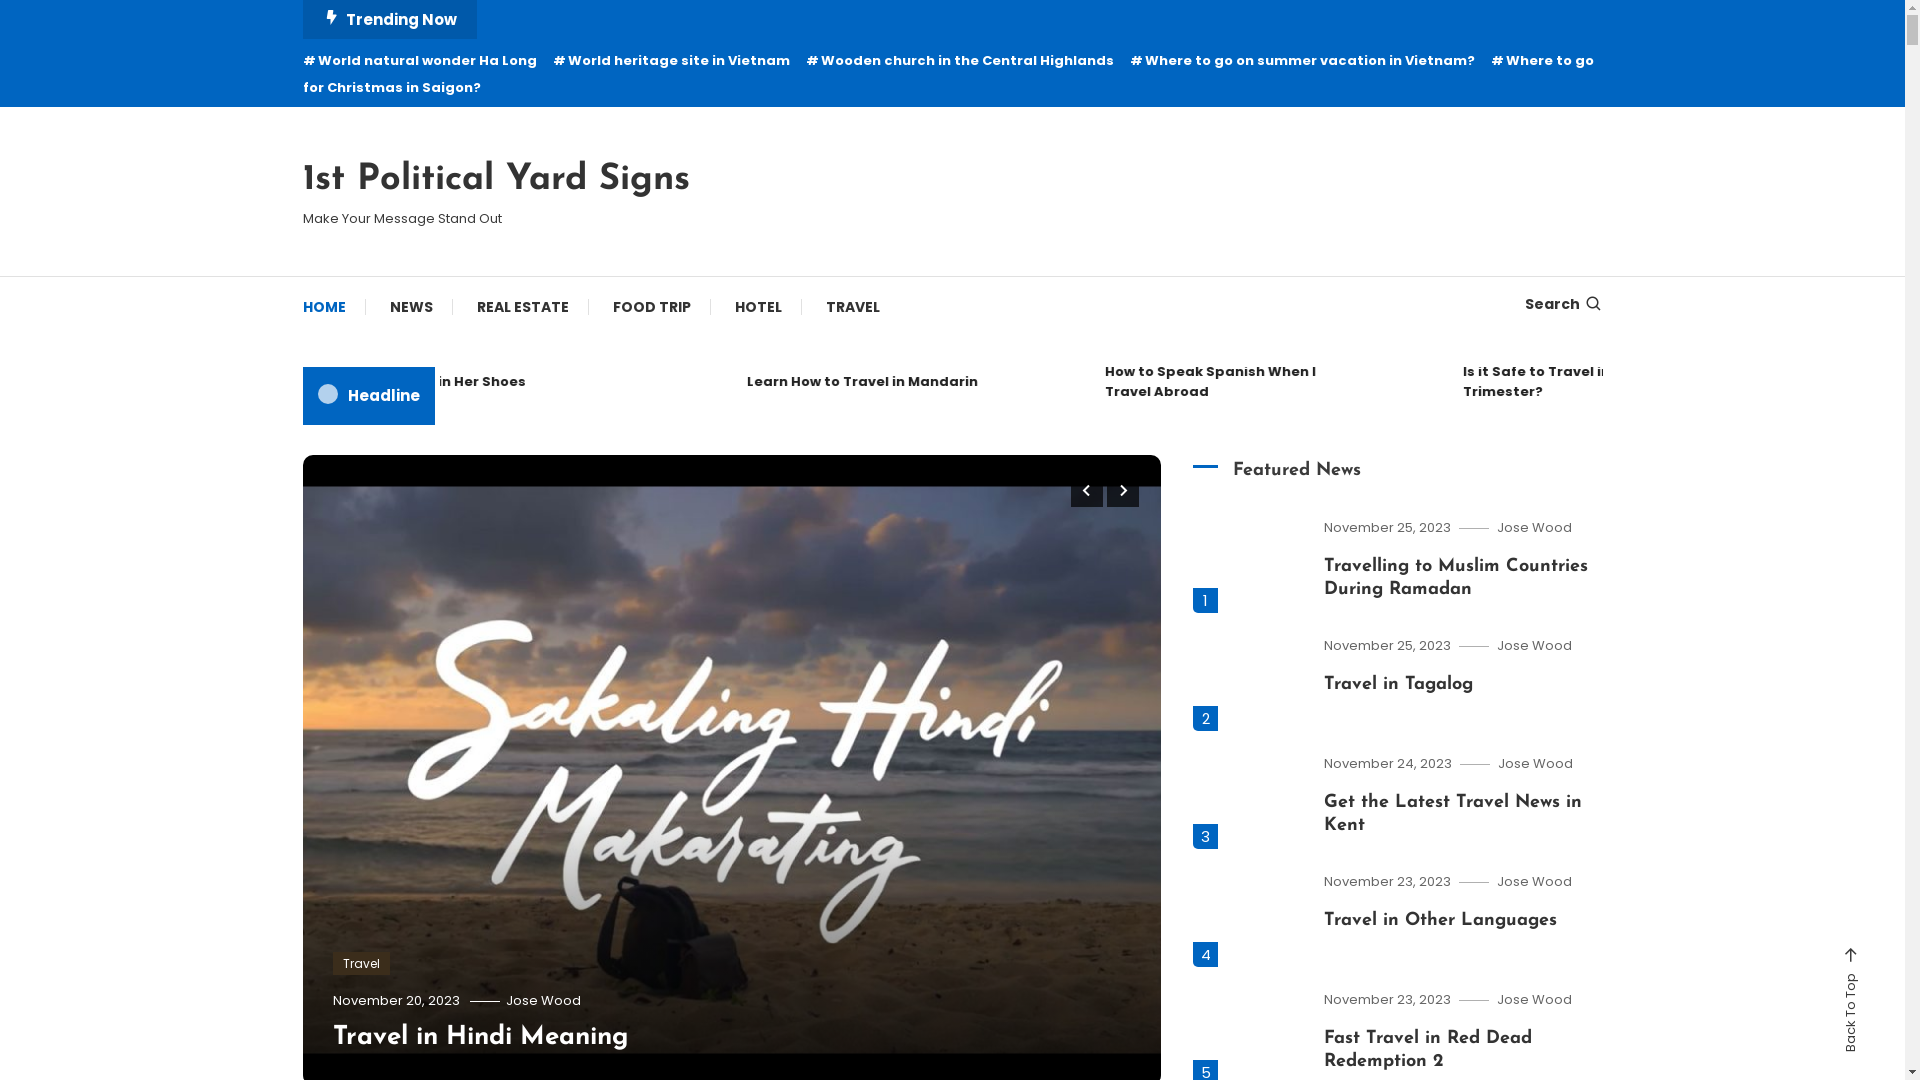  Describe the element at coordinates (651, 307) in the screenshot. I see `'FOOD TRIP'` at that location.